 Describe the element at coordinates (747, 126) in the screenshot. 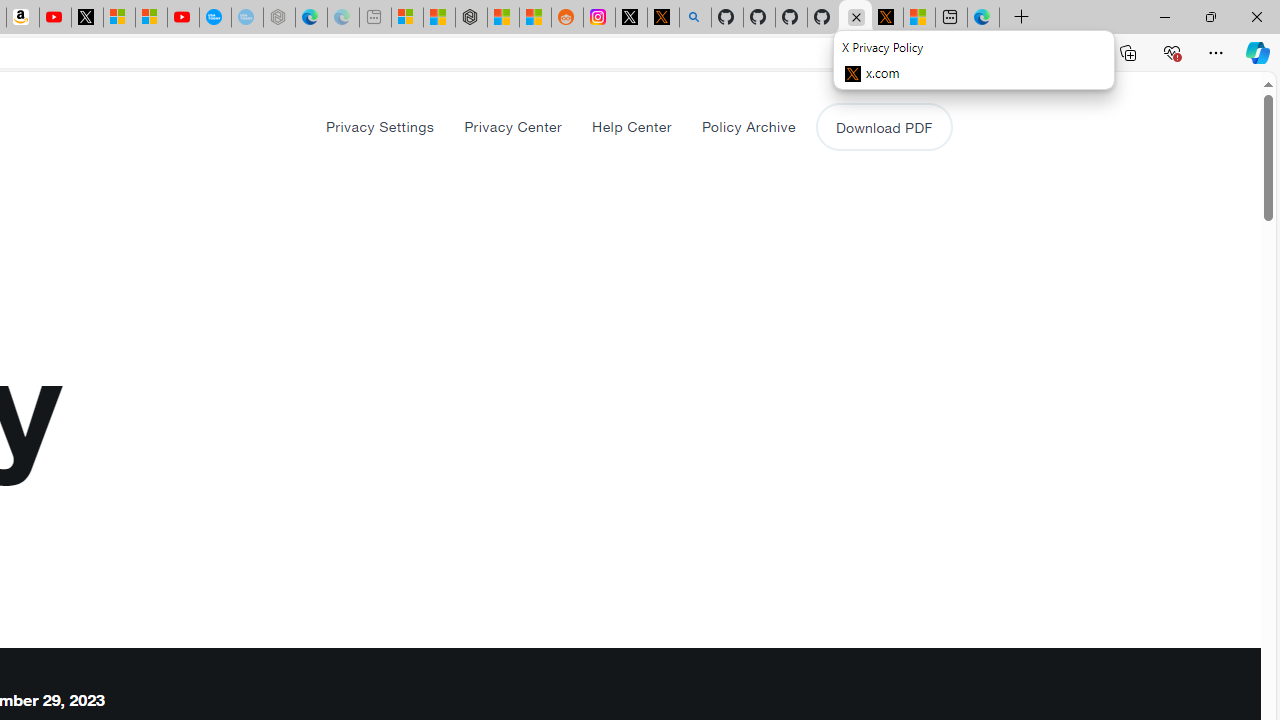

I see `'Policy Archive'` at that location.